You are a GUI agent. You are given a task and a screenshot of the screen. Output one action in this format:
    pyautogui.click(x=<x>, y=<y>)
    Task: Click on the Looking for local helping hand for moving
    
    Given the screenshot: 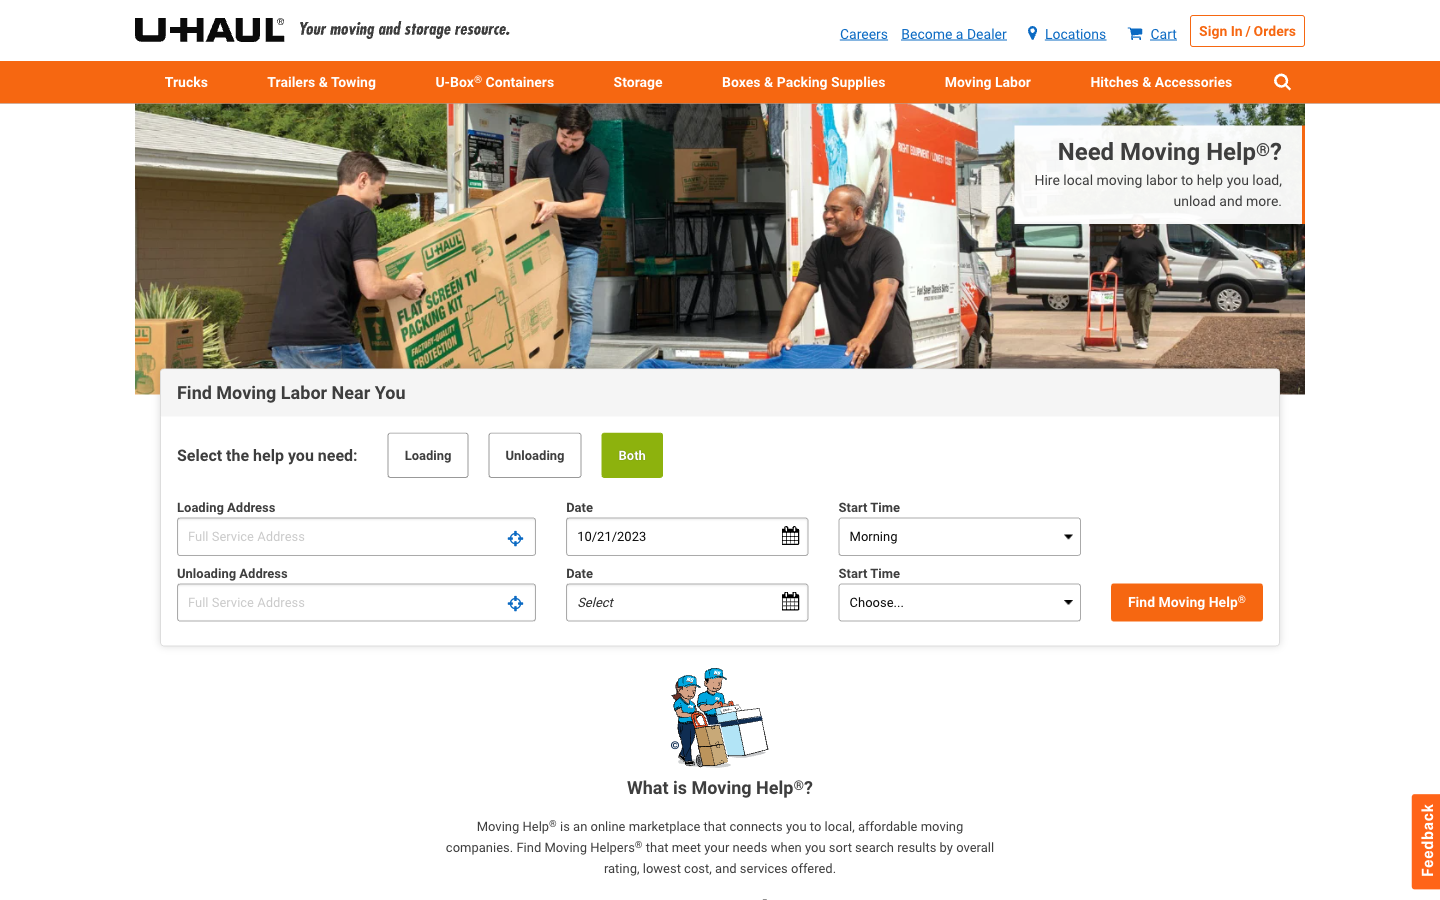 What is the action you would take?
    pyautogui.click(x=1125, y=183)
    